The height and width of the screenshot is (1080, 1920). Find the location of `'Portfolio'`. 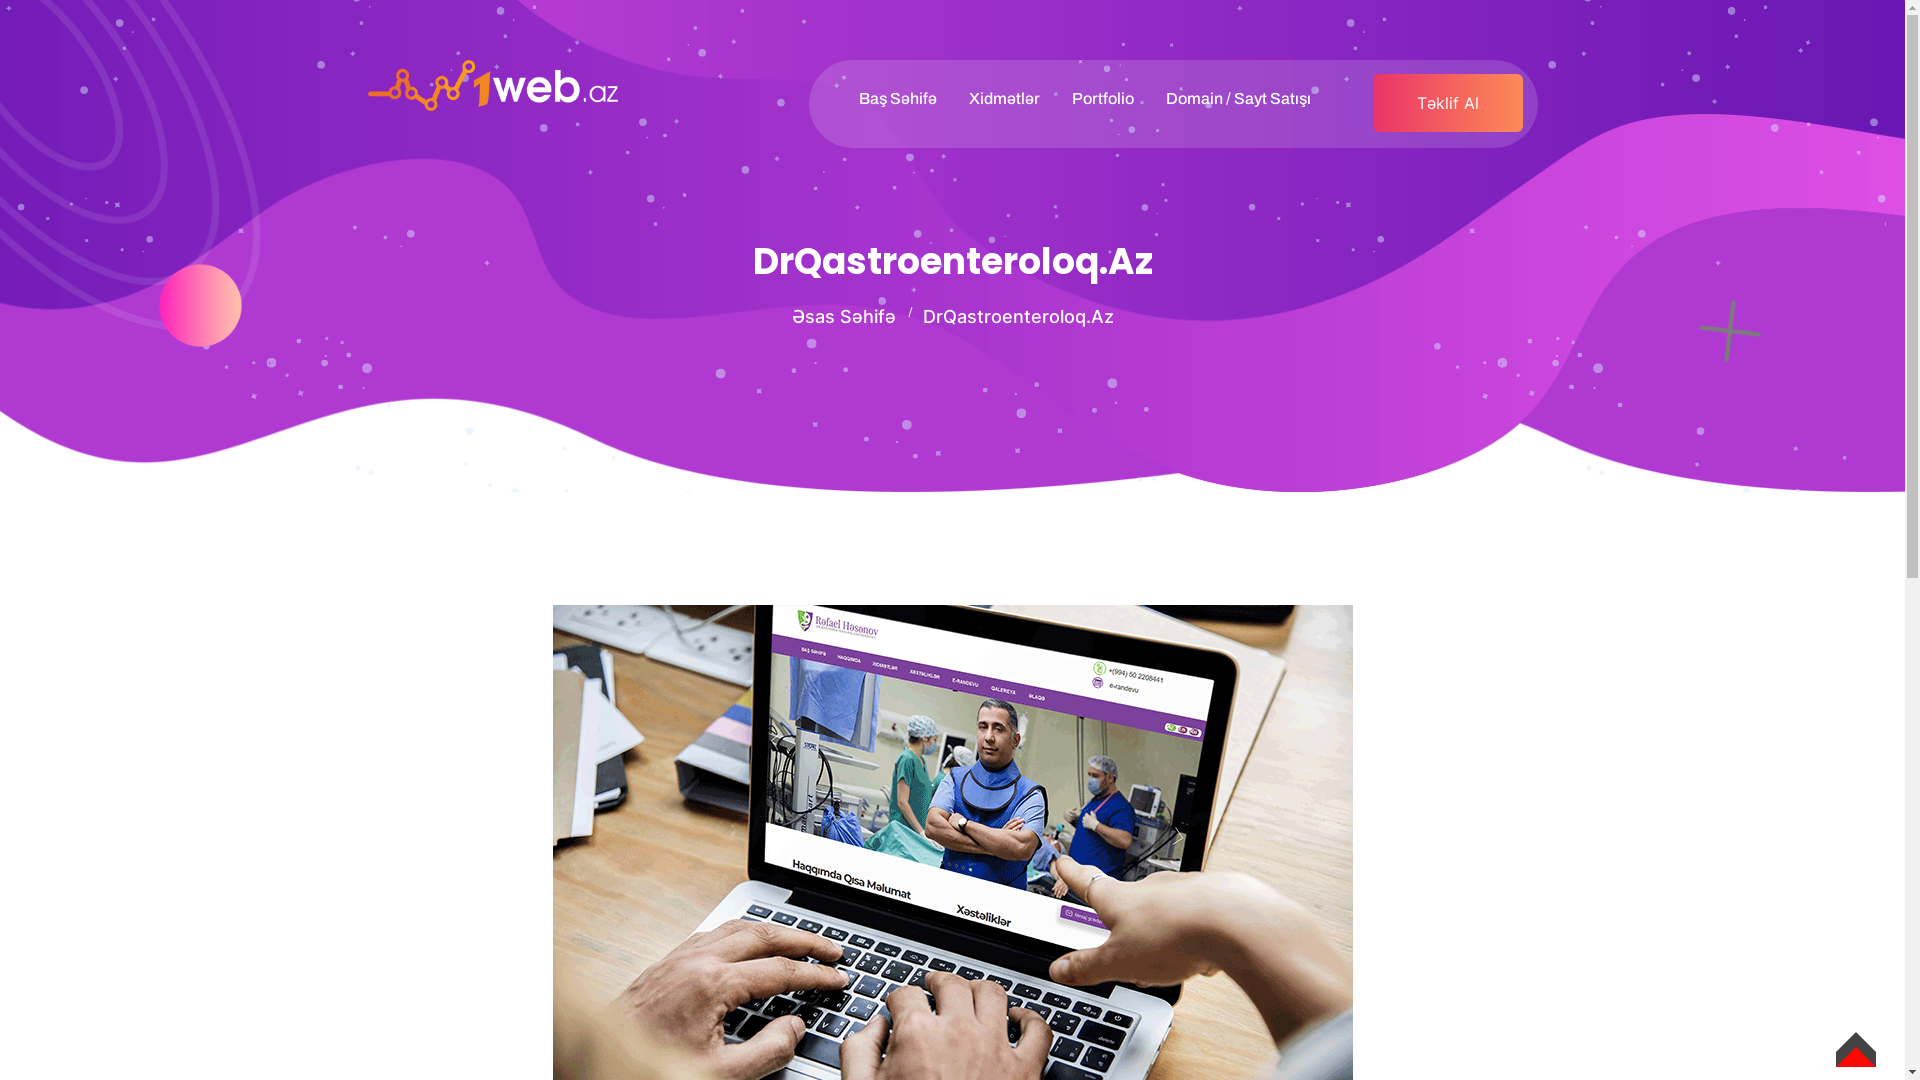

'Portfolio' is located at coordinates (1102, 99).